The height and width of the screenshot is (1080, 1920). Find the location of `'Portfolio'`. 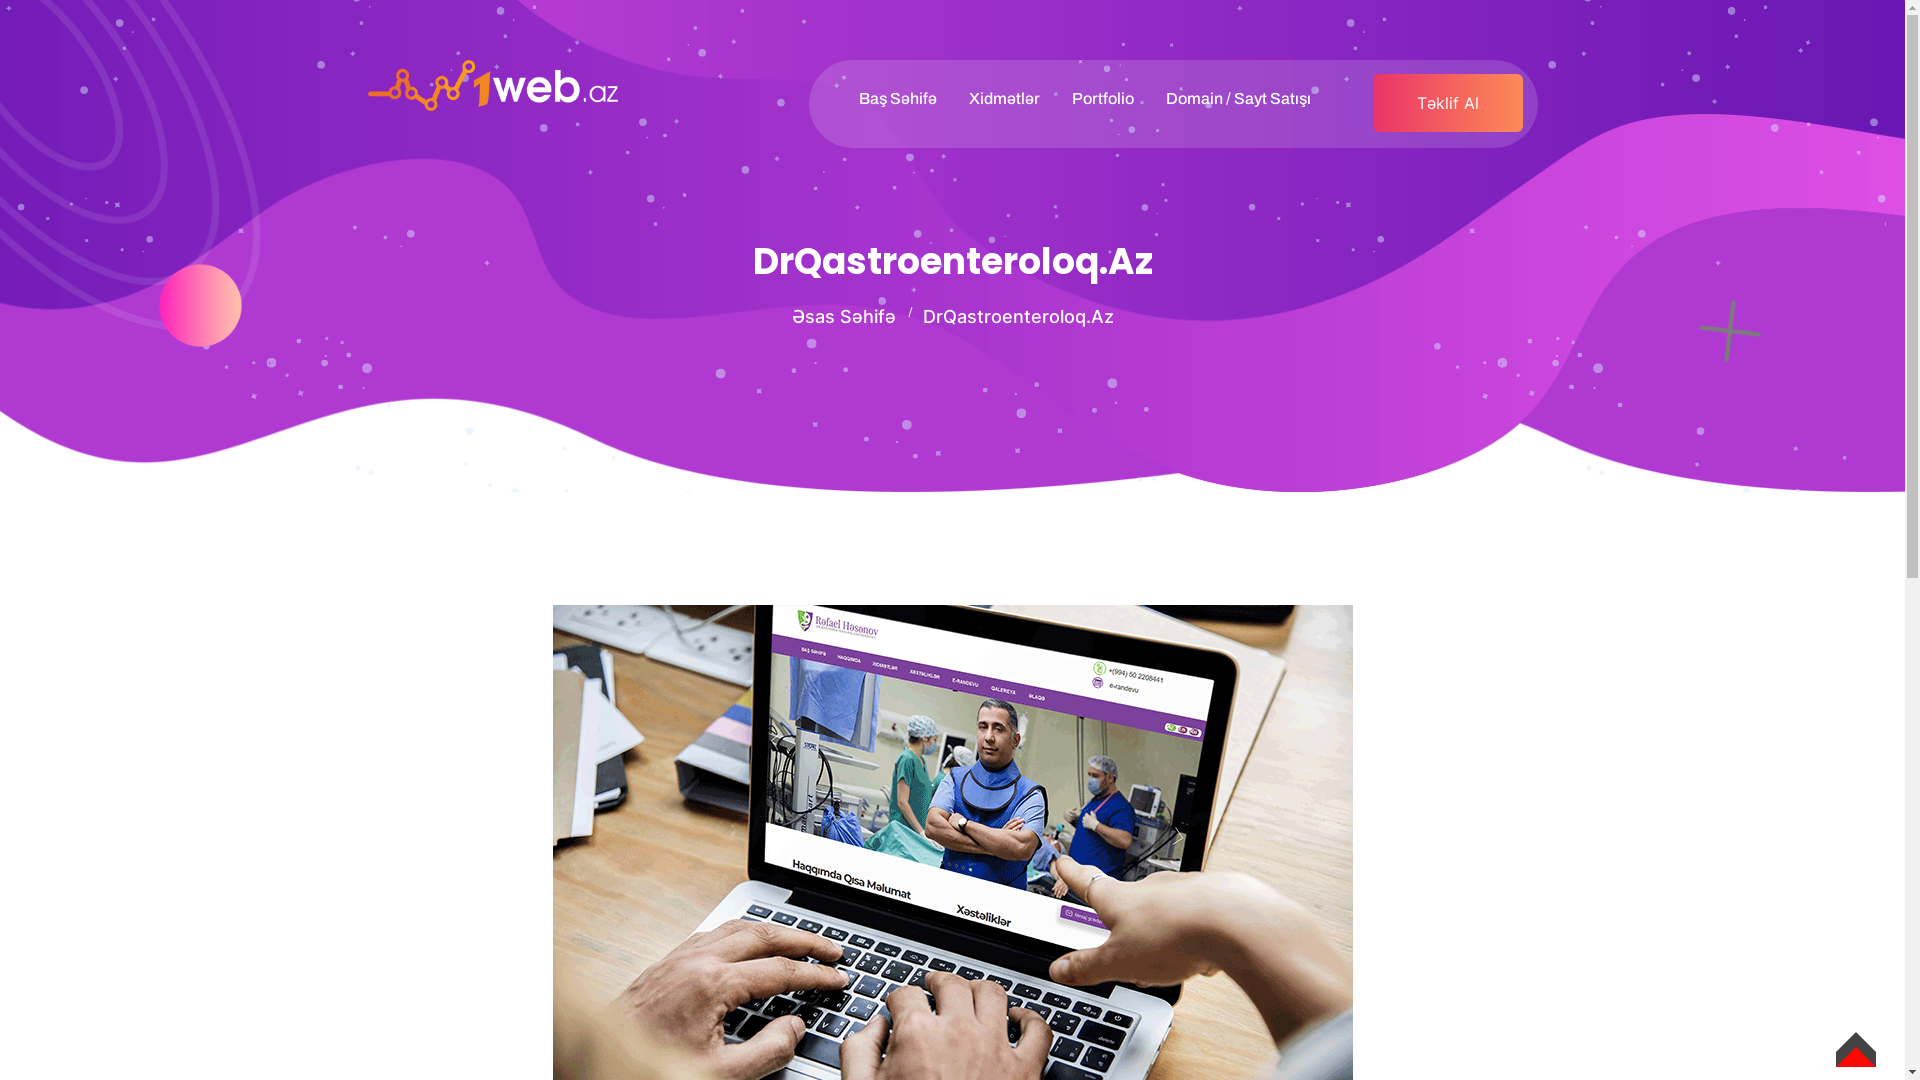

'Portfolio' is located at coordinates (1102, 99).